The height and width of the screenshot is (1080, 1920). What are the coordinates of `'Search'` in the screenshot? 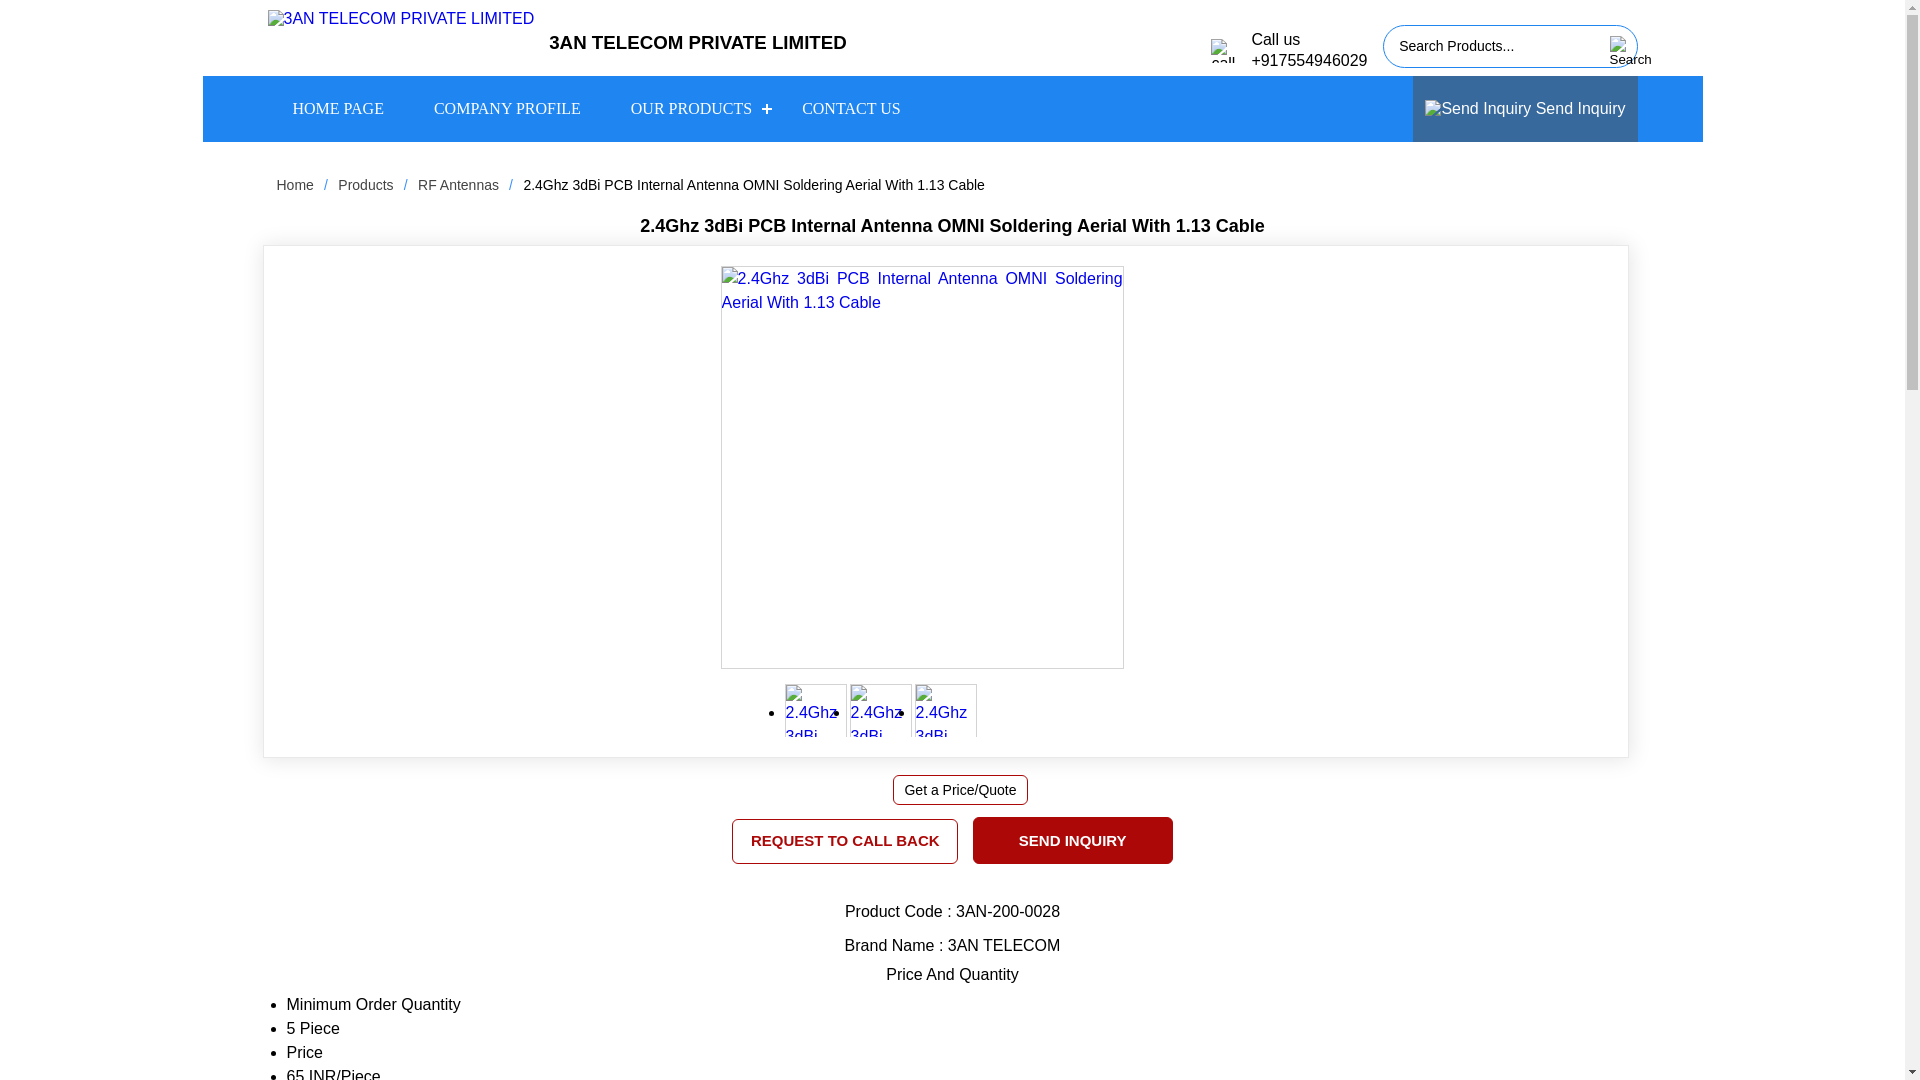 It's located at (1617, 50).